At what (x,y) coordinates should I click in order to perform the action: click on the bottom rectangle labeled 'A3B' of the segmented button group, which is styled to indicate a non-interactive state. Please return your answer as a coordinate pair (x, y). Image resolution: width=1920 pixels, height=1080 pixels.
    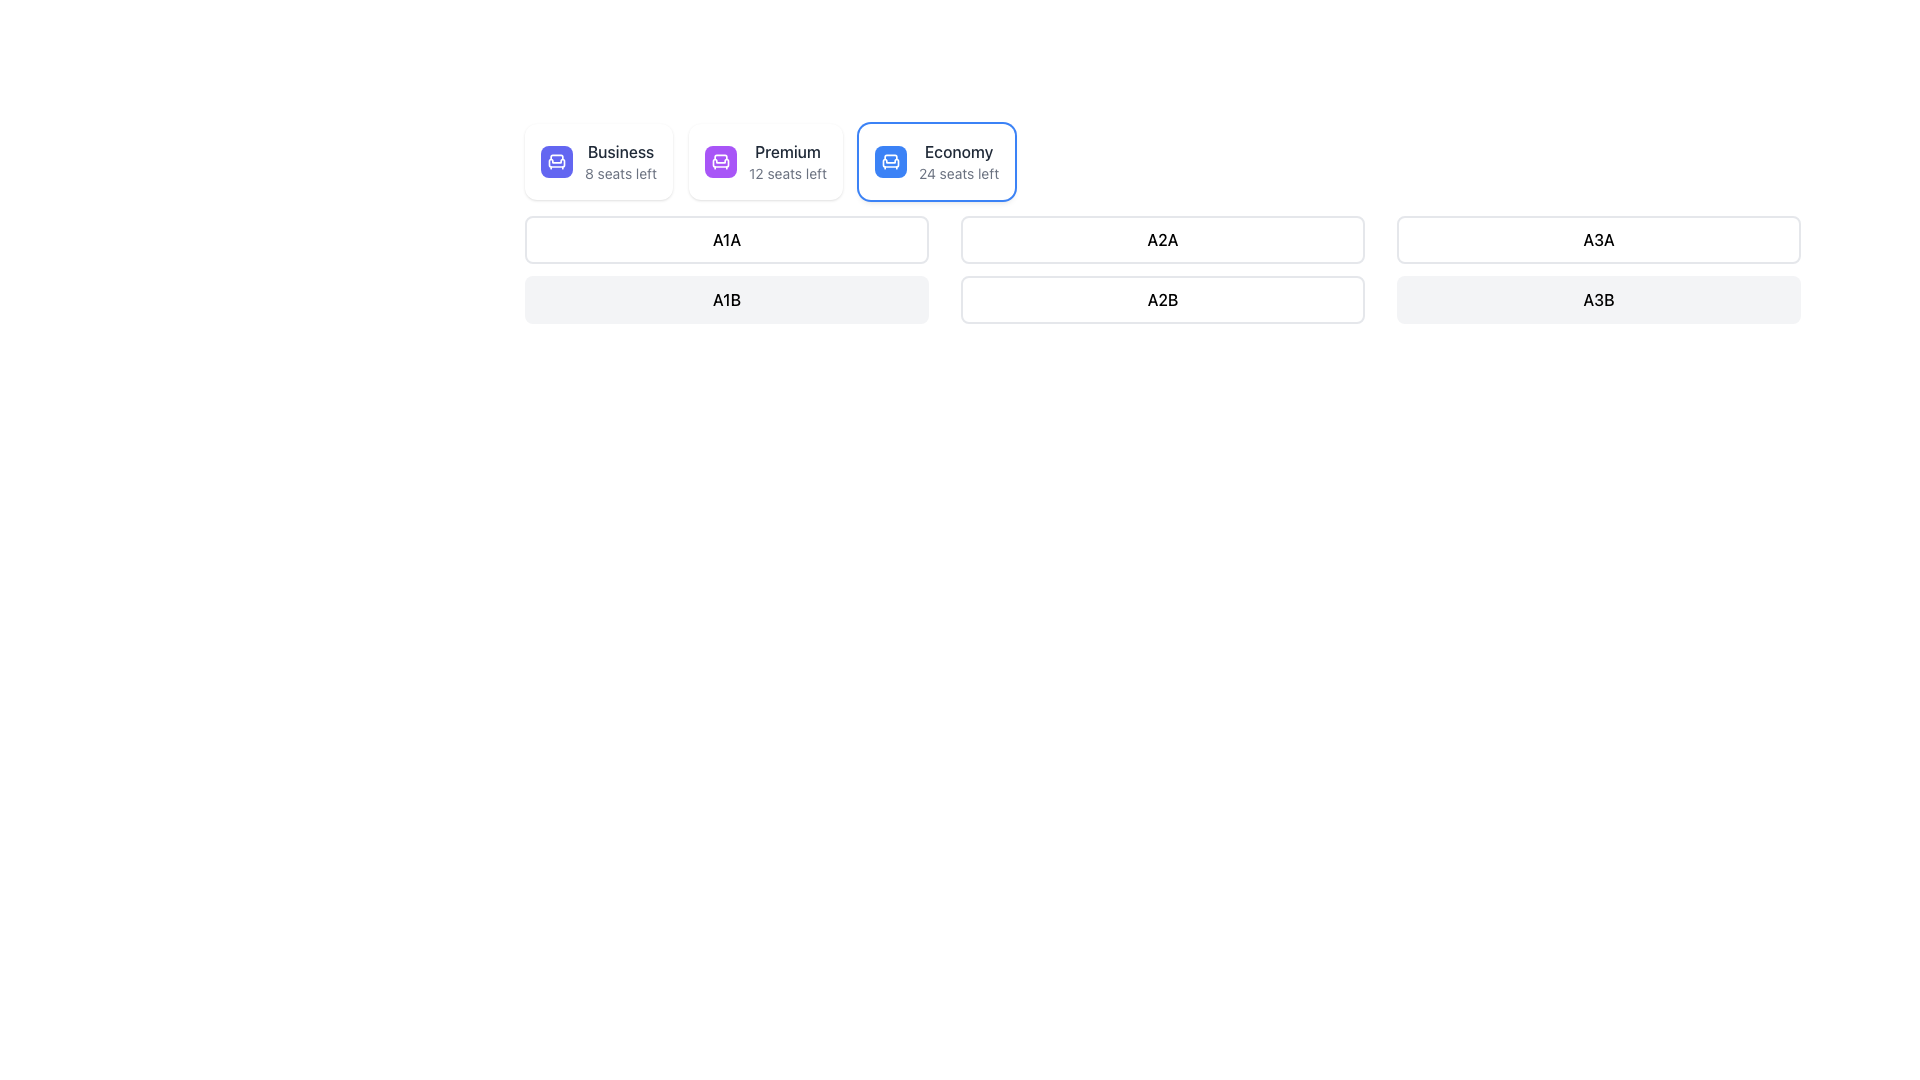
    Looking at the image, I should click on (1597, 273).